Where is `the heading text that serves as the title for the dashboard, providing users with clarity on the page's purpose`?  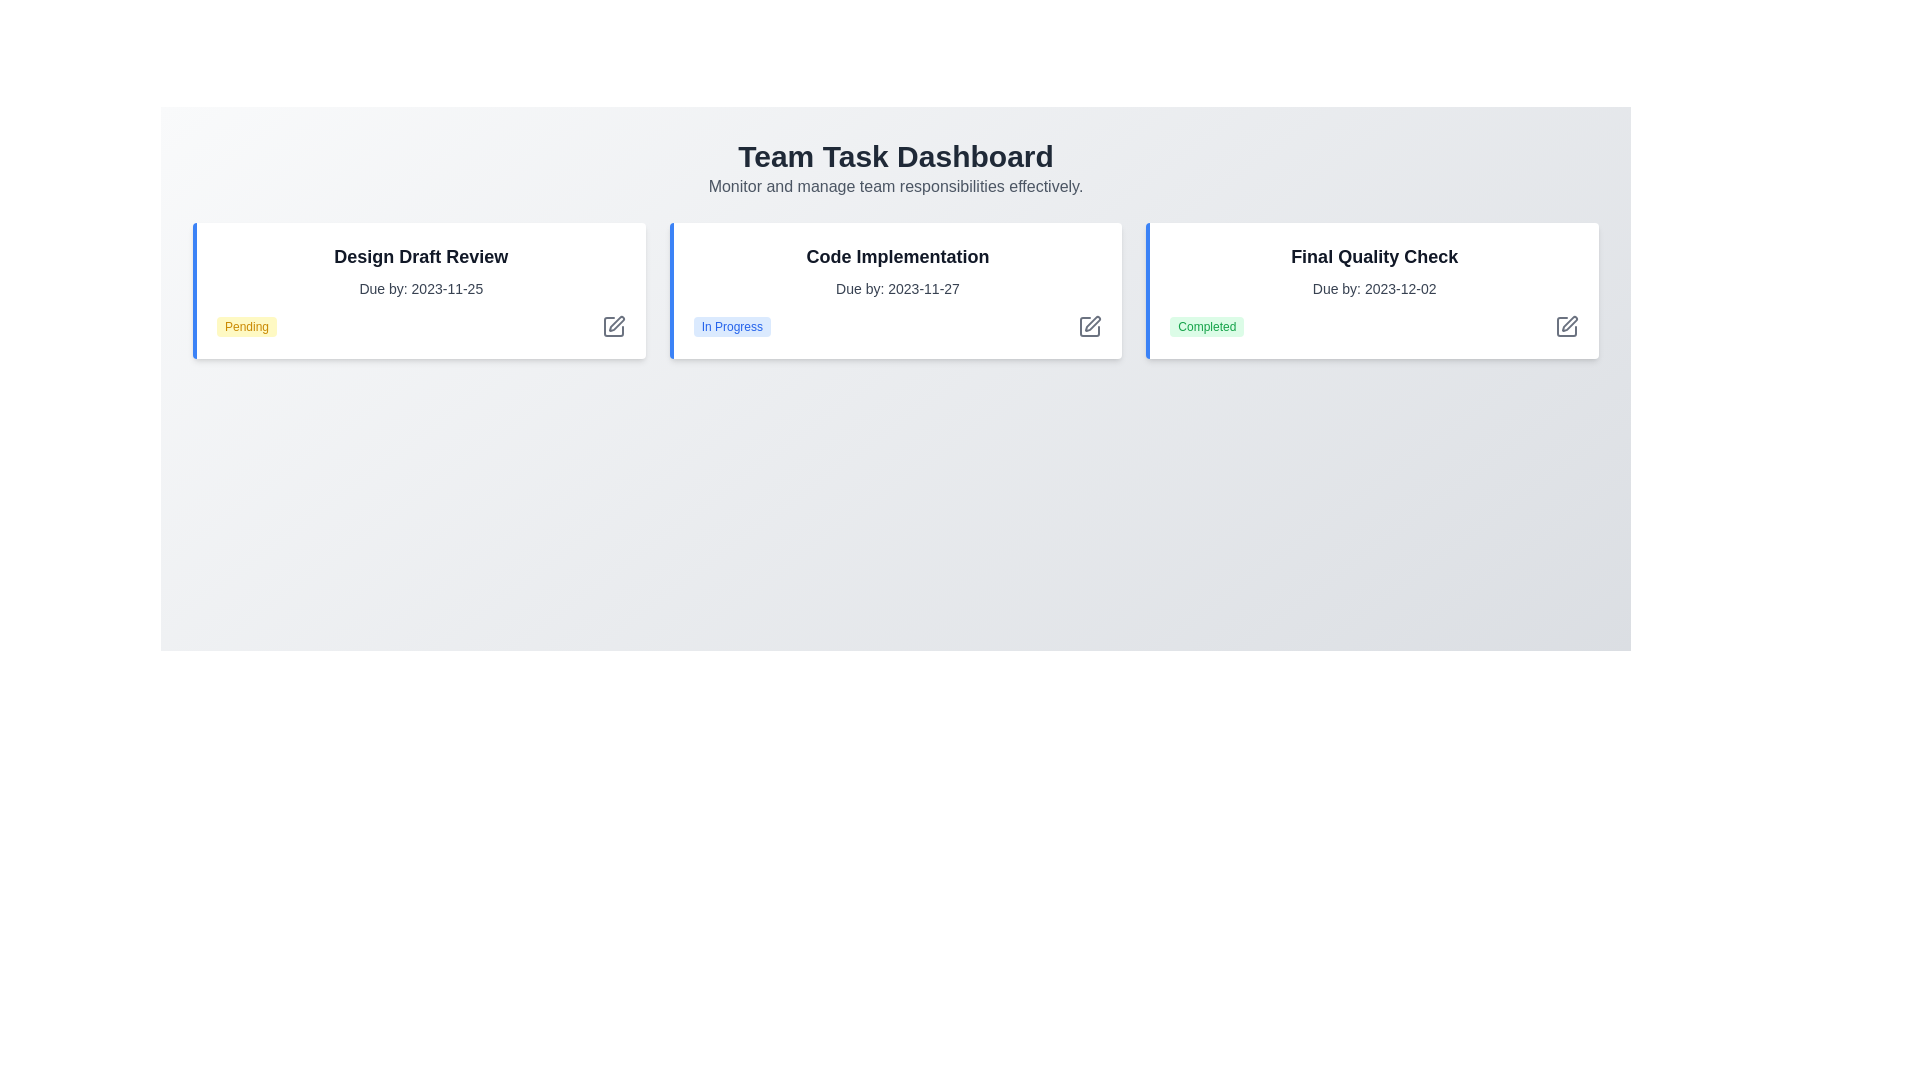
the heading text that serves as the title for the dashboard, providing users with clarity on the page's purpose is located at coordinates (895, 156).